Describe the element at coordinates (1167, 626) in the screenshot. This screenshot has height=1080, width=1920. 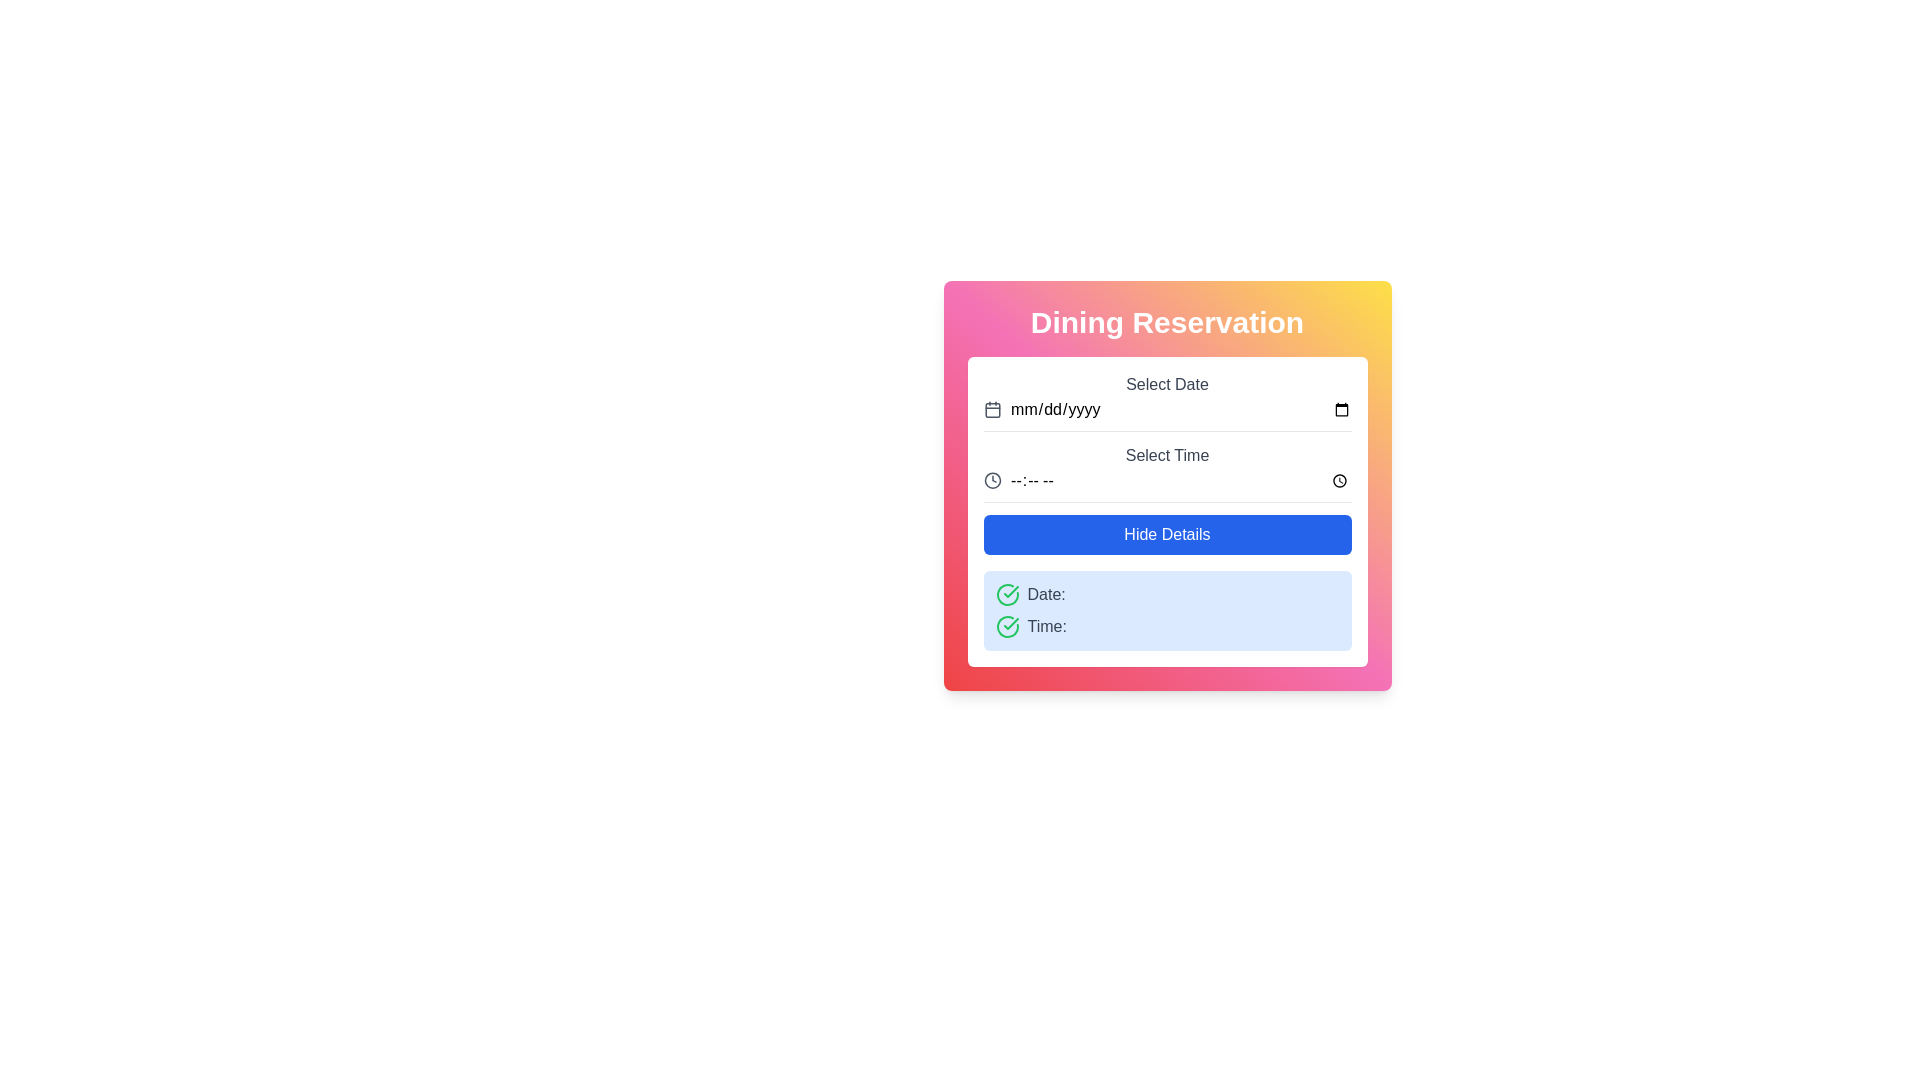
I see `the 'Time' label in the second row of the informational card that confirms the dining reservation details, located directly below the 'Date:' label` at that location.